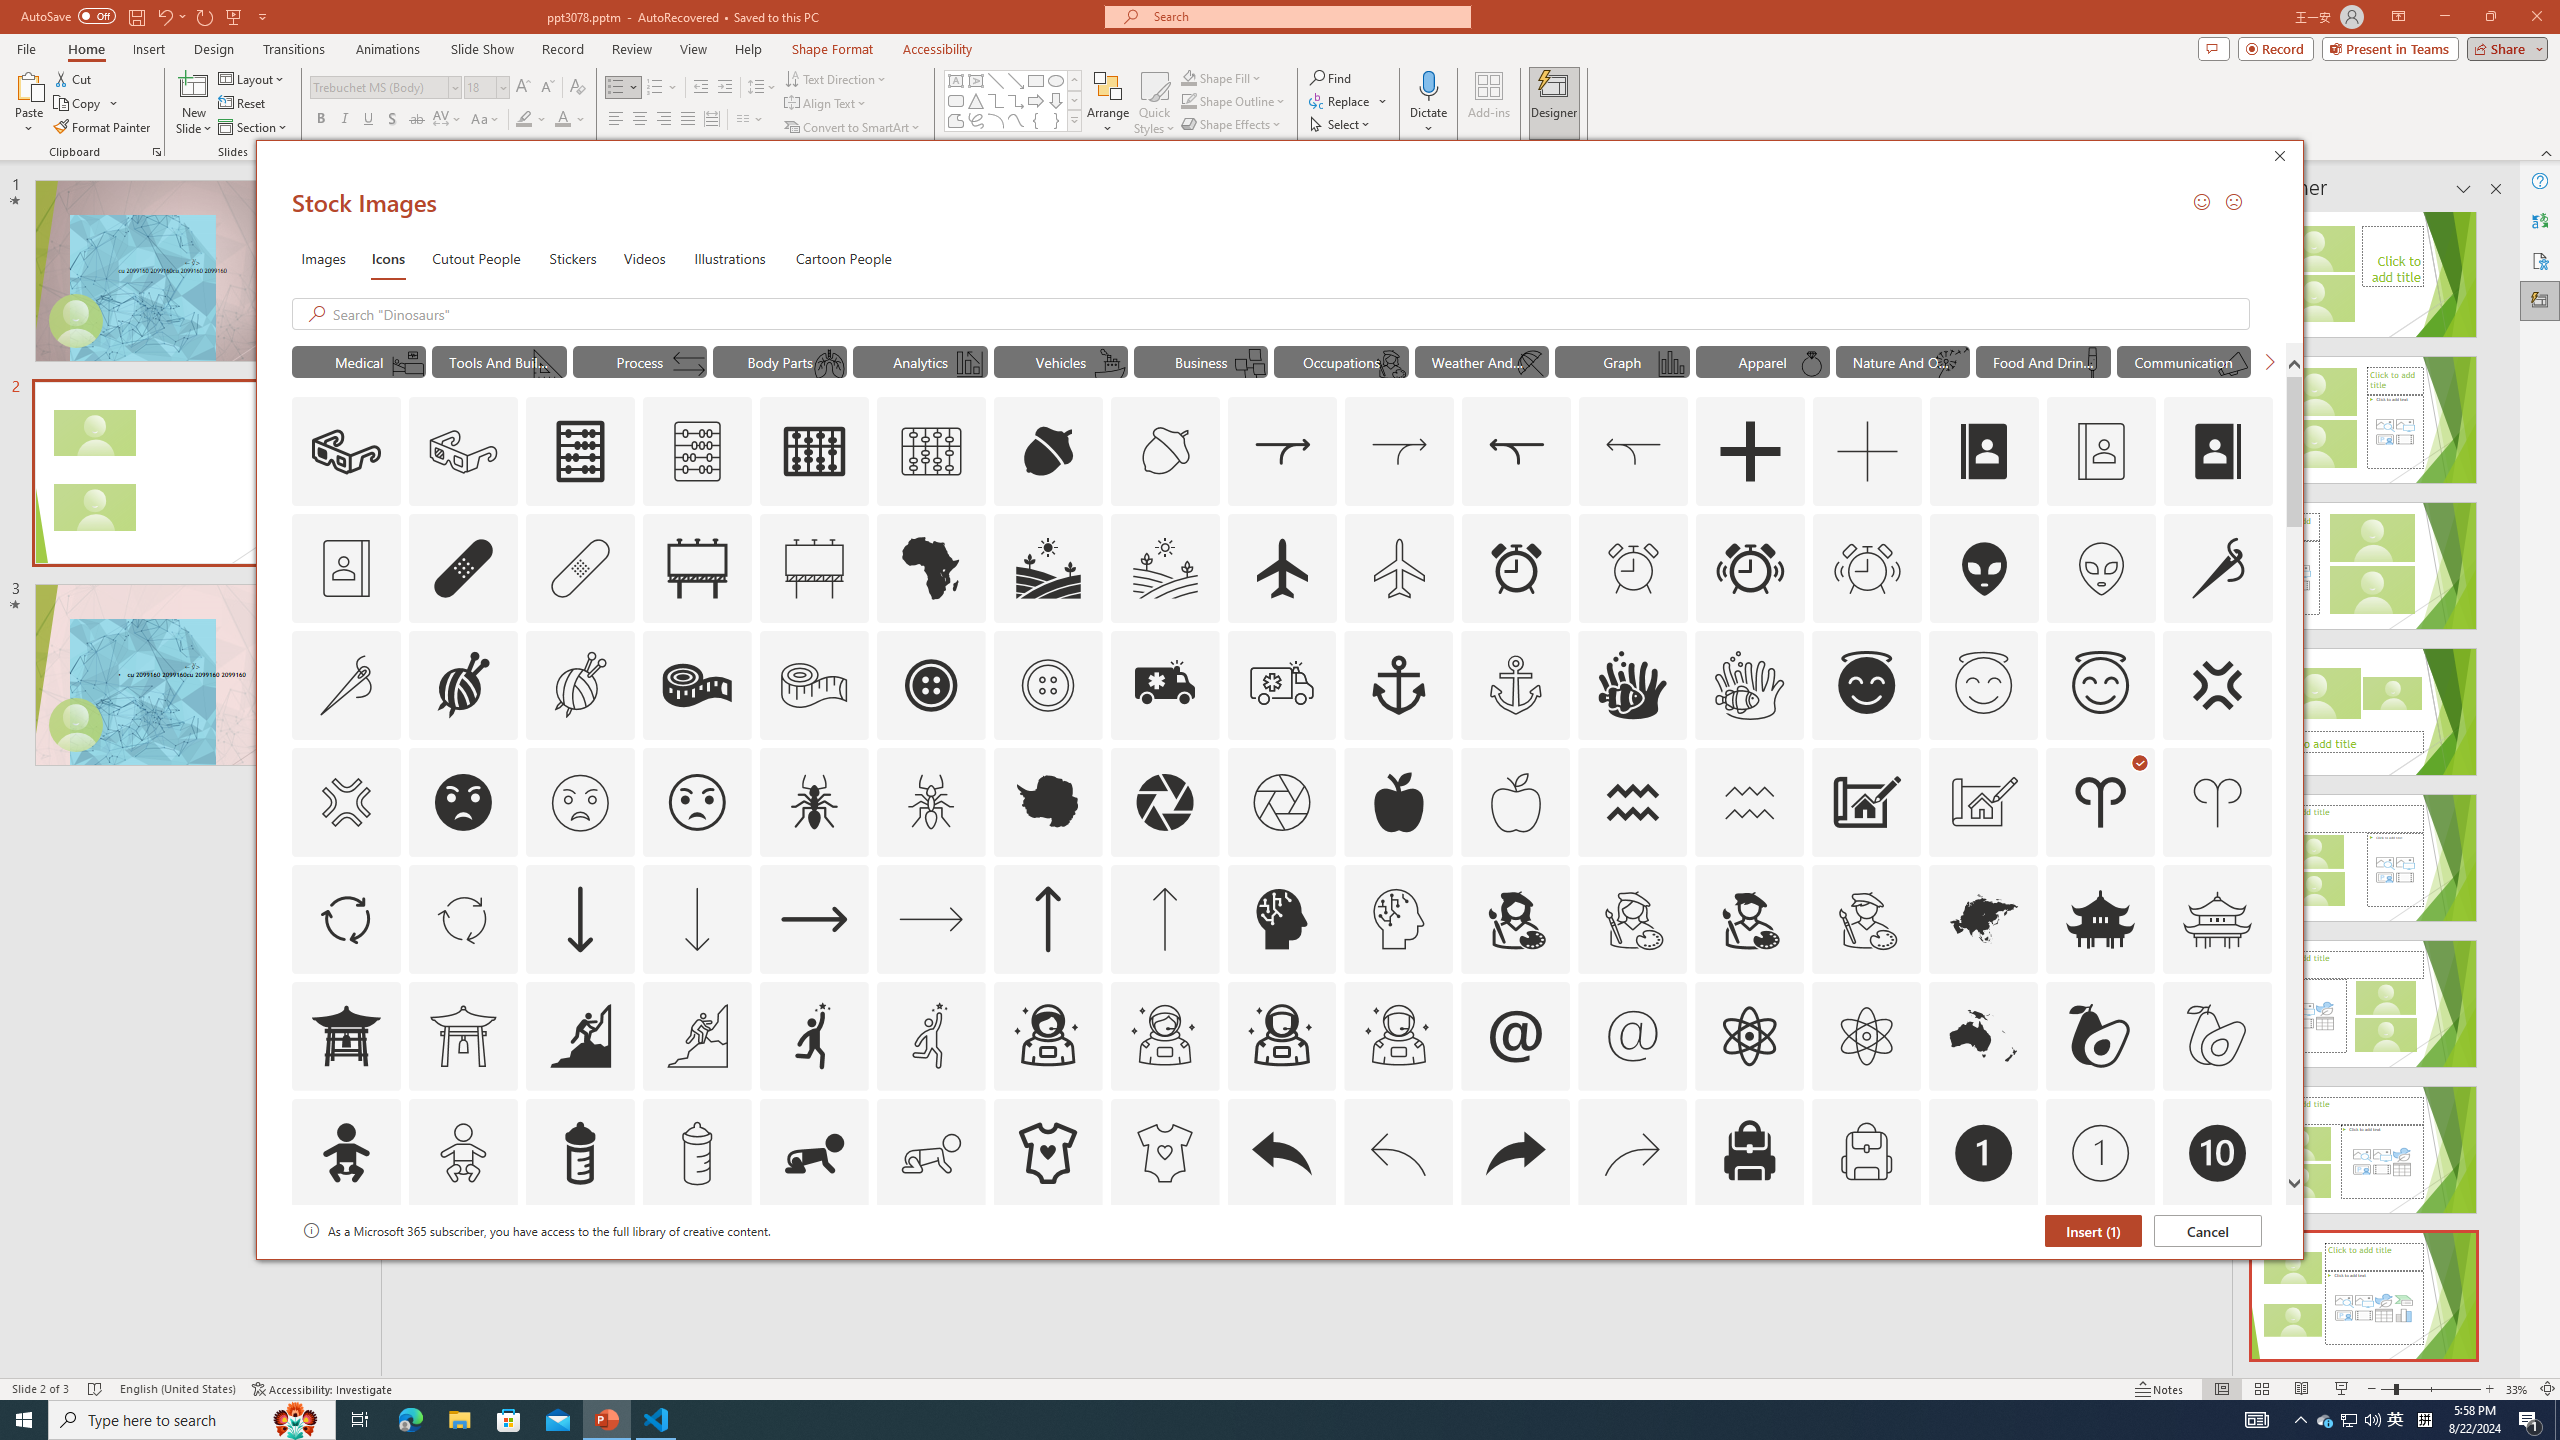 The height and width of the screenshot is (1440, 2560). I want to click on 'AutomationID: Icons_Lungs_M', so click(828, 363).